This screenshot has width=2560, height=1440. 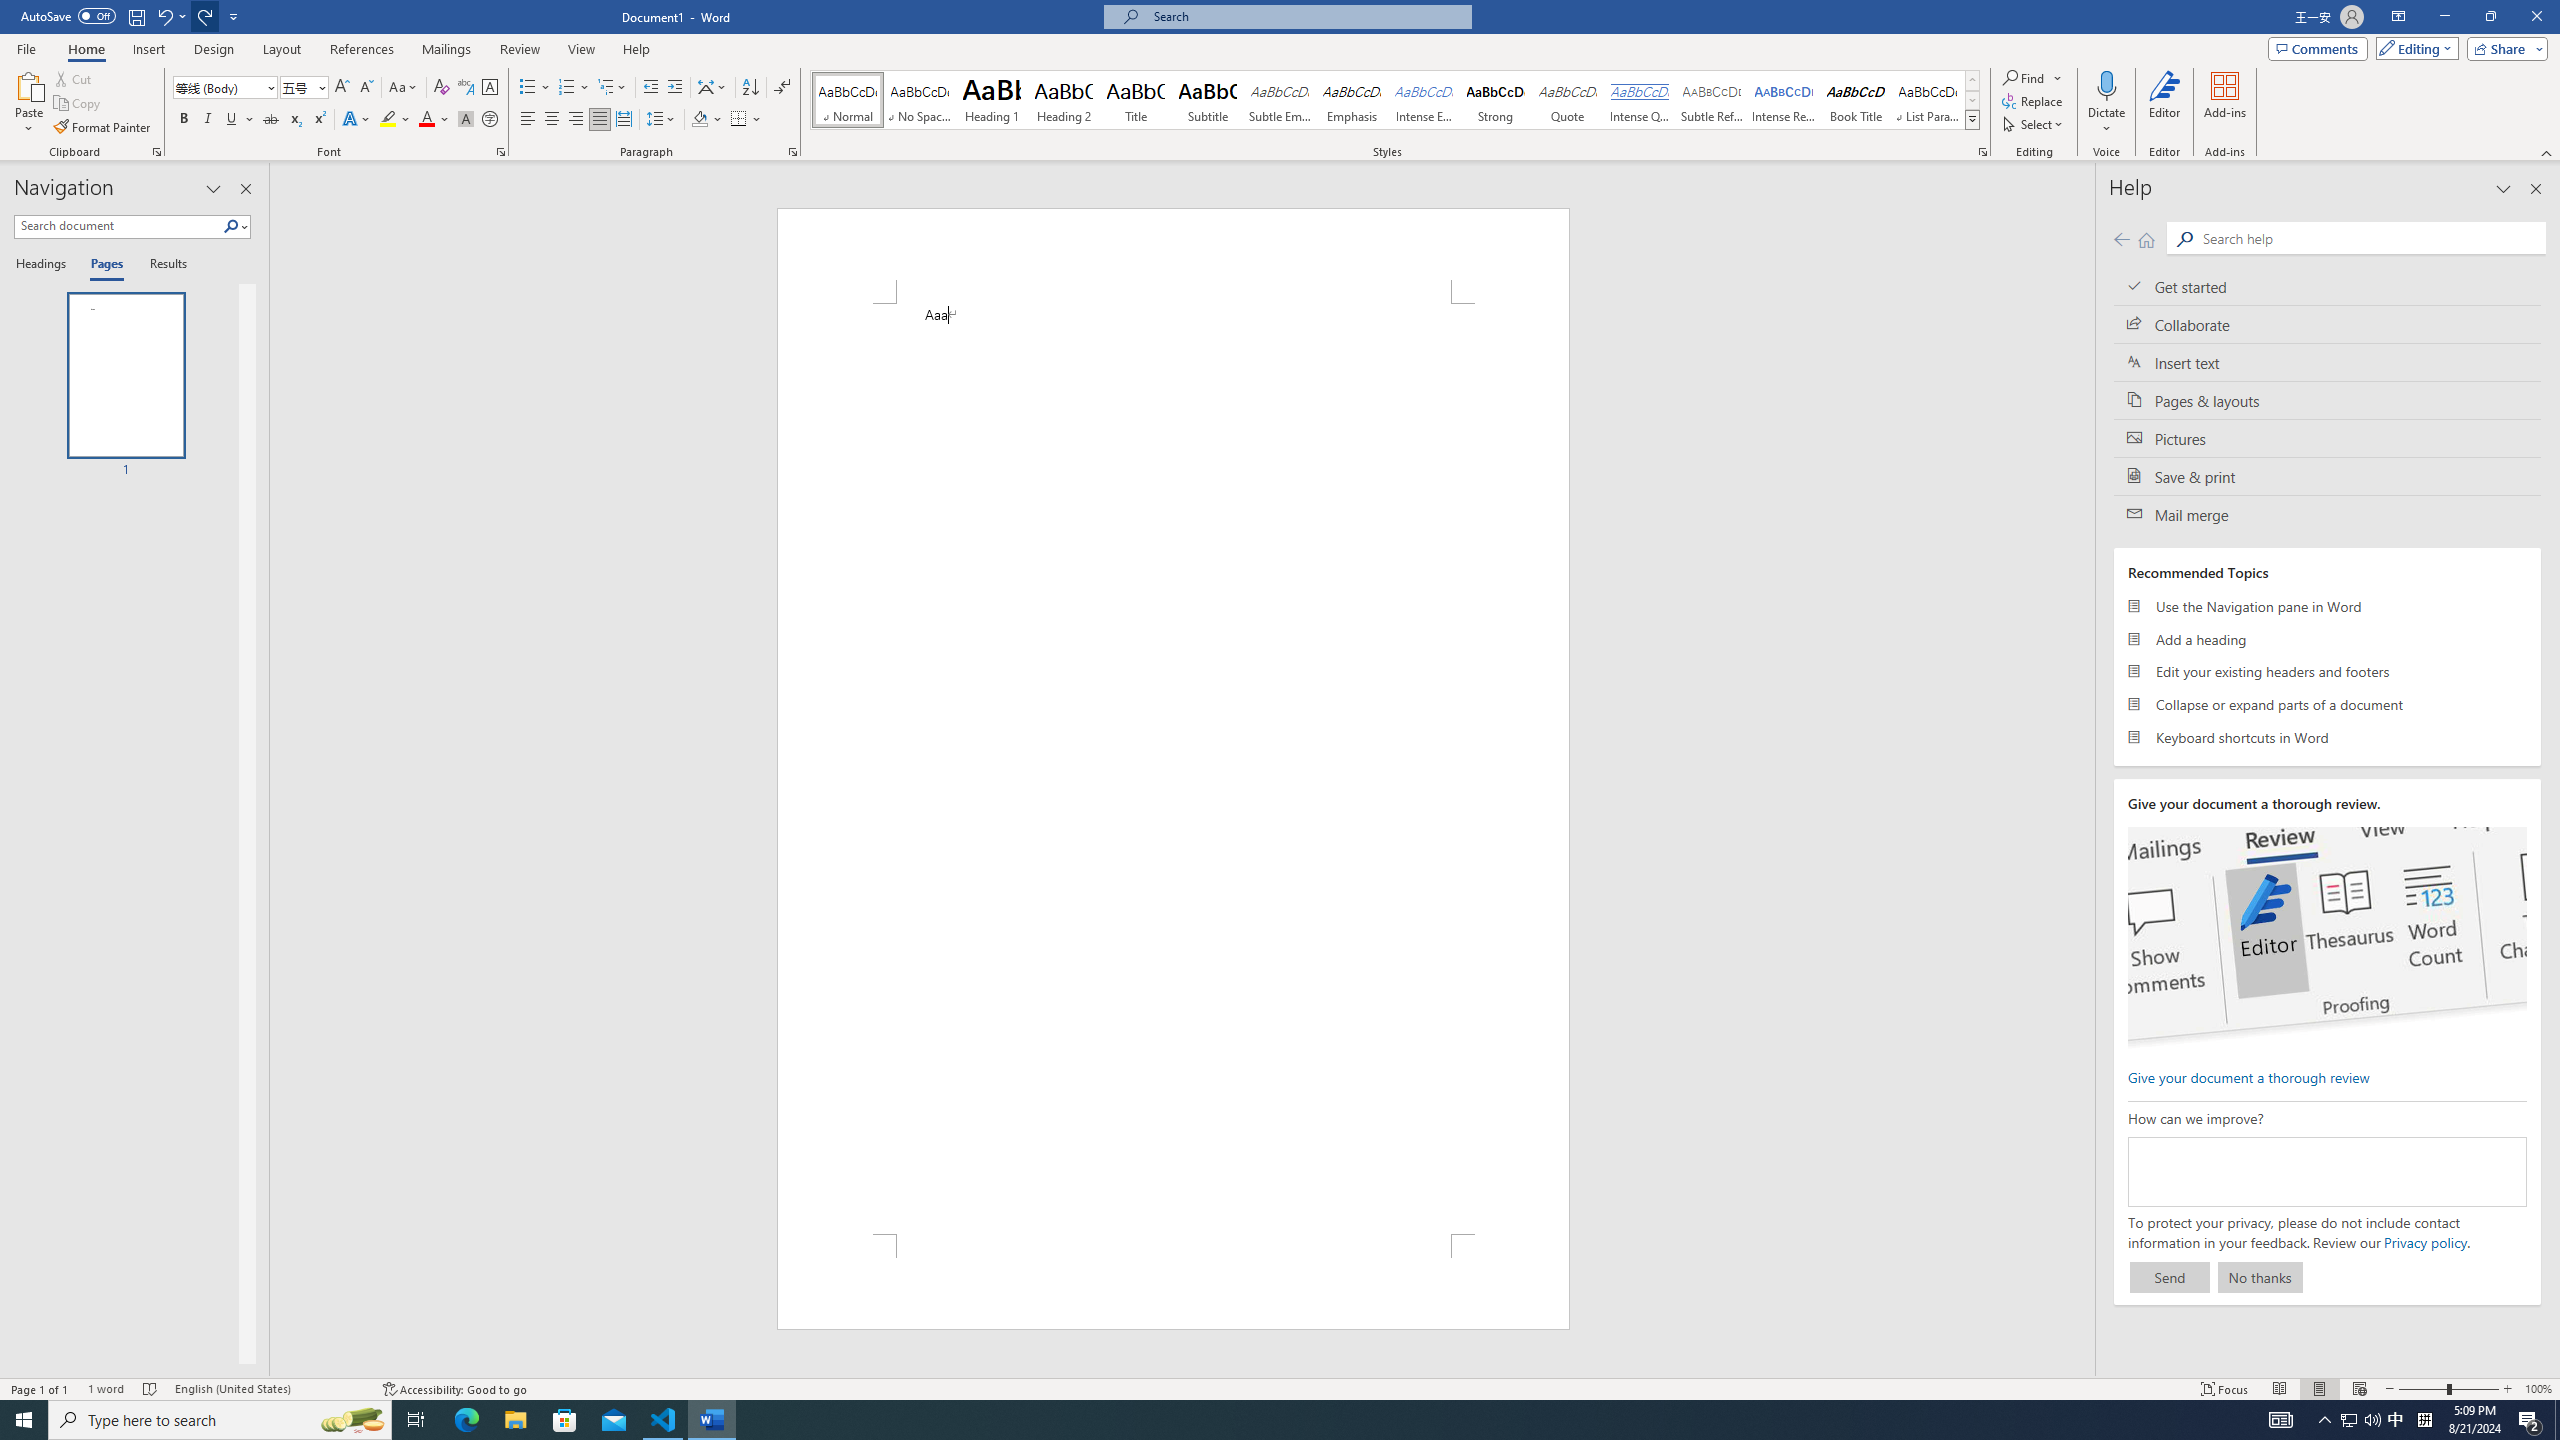 What do you see at coordinates (550, 118) in the screenshot?
I see `'Center'` at bounding box center [550, 118].